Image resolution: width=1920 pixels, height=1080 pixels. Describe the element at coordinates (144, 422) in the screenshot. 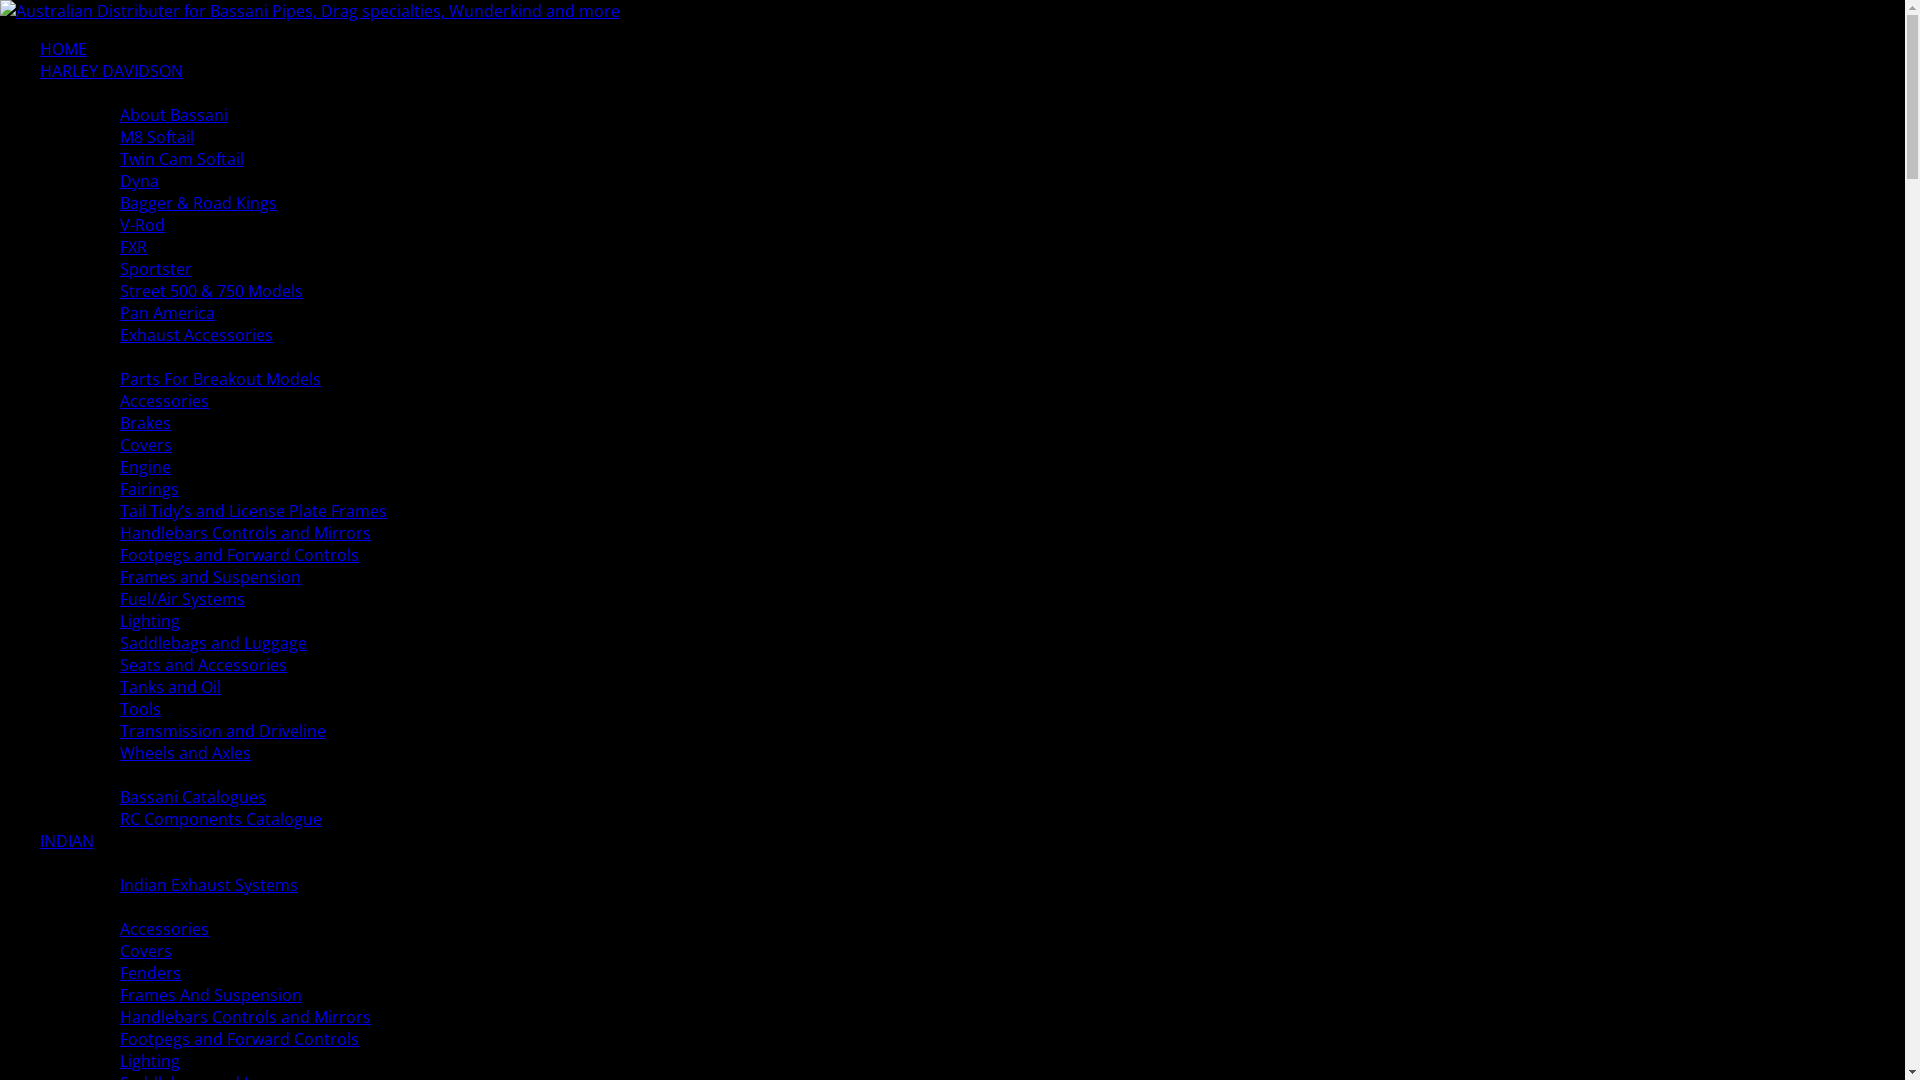

I see `'Brakes'` at that location.